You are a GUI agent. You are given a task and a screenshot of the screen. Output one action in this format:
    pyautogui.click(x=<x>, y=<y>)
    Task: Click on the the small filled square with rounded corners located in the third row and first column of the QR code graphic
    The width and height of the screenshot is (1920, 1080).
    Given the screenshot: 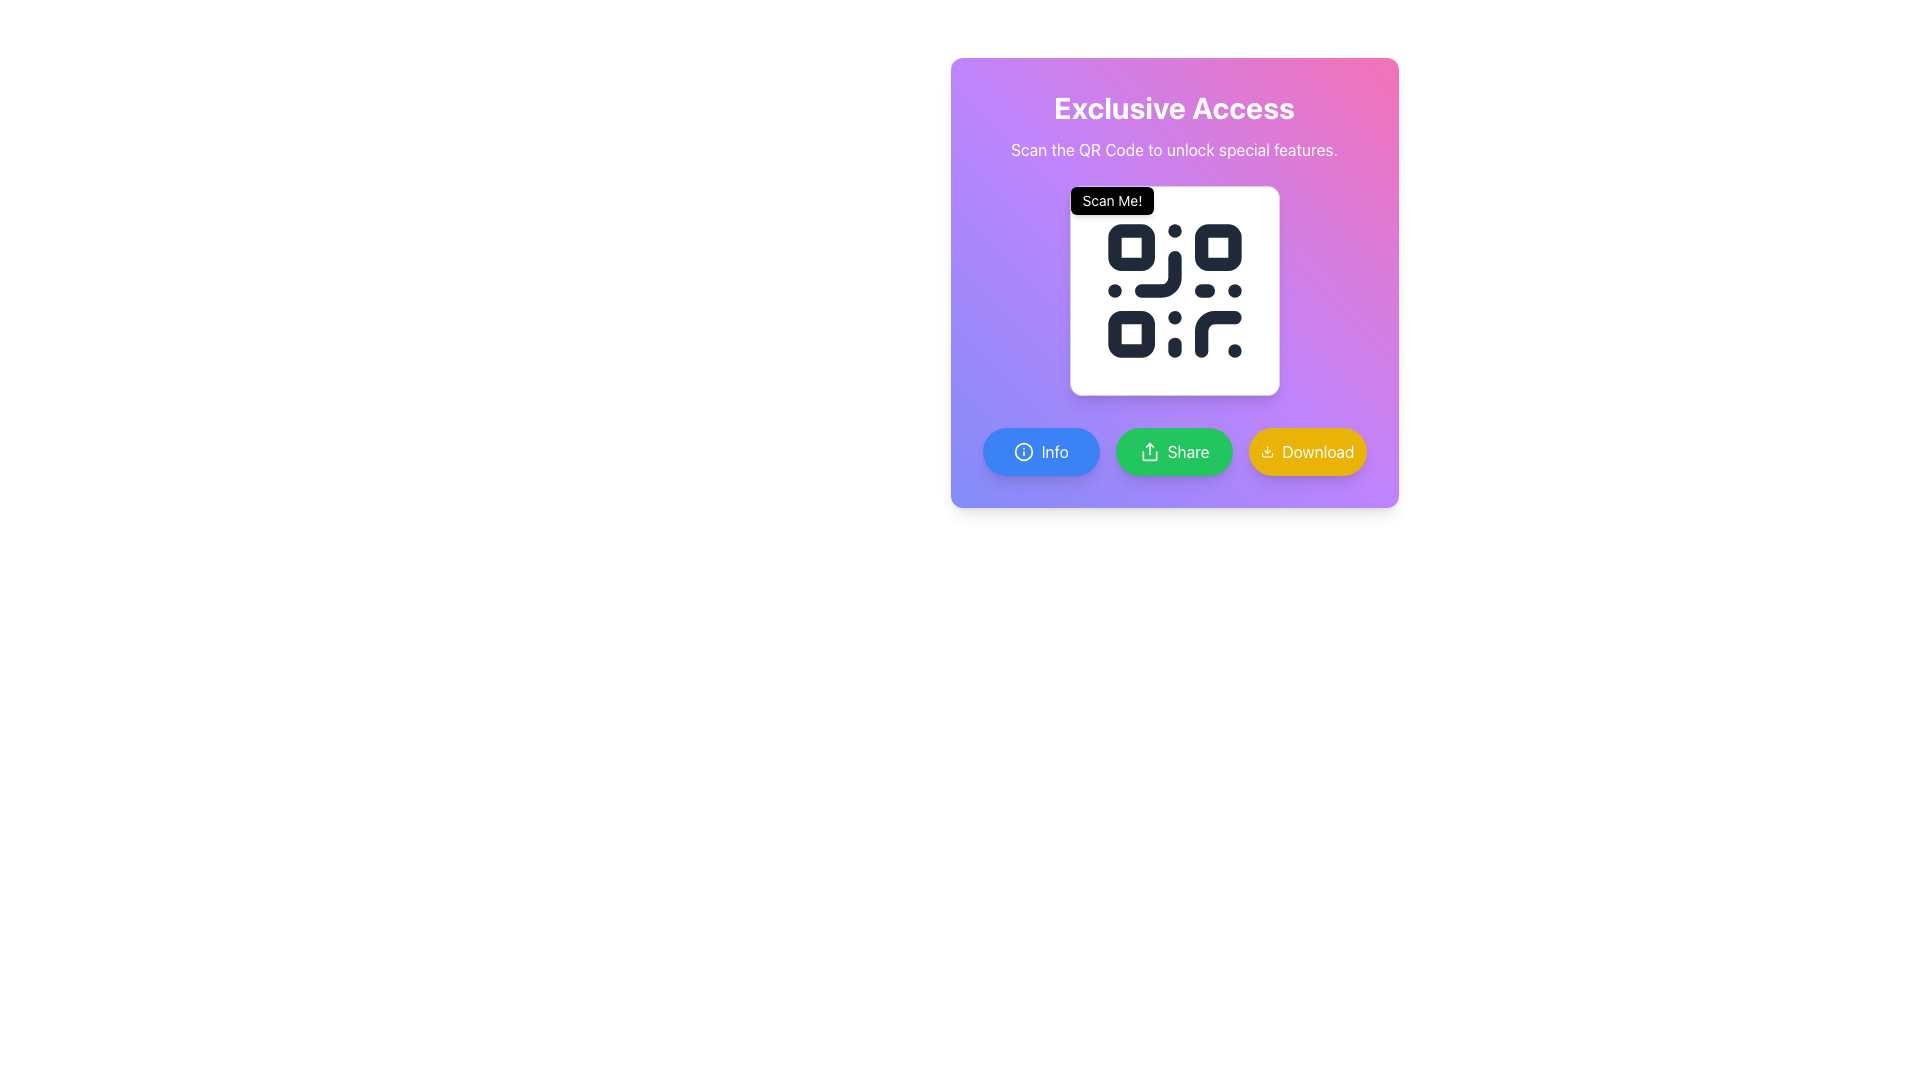 What is the action you would take?
    pyautogui.click(x=1131, y=333)
    